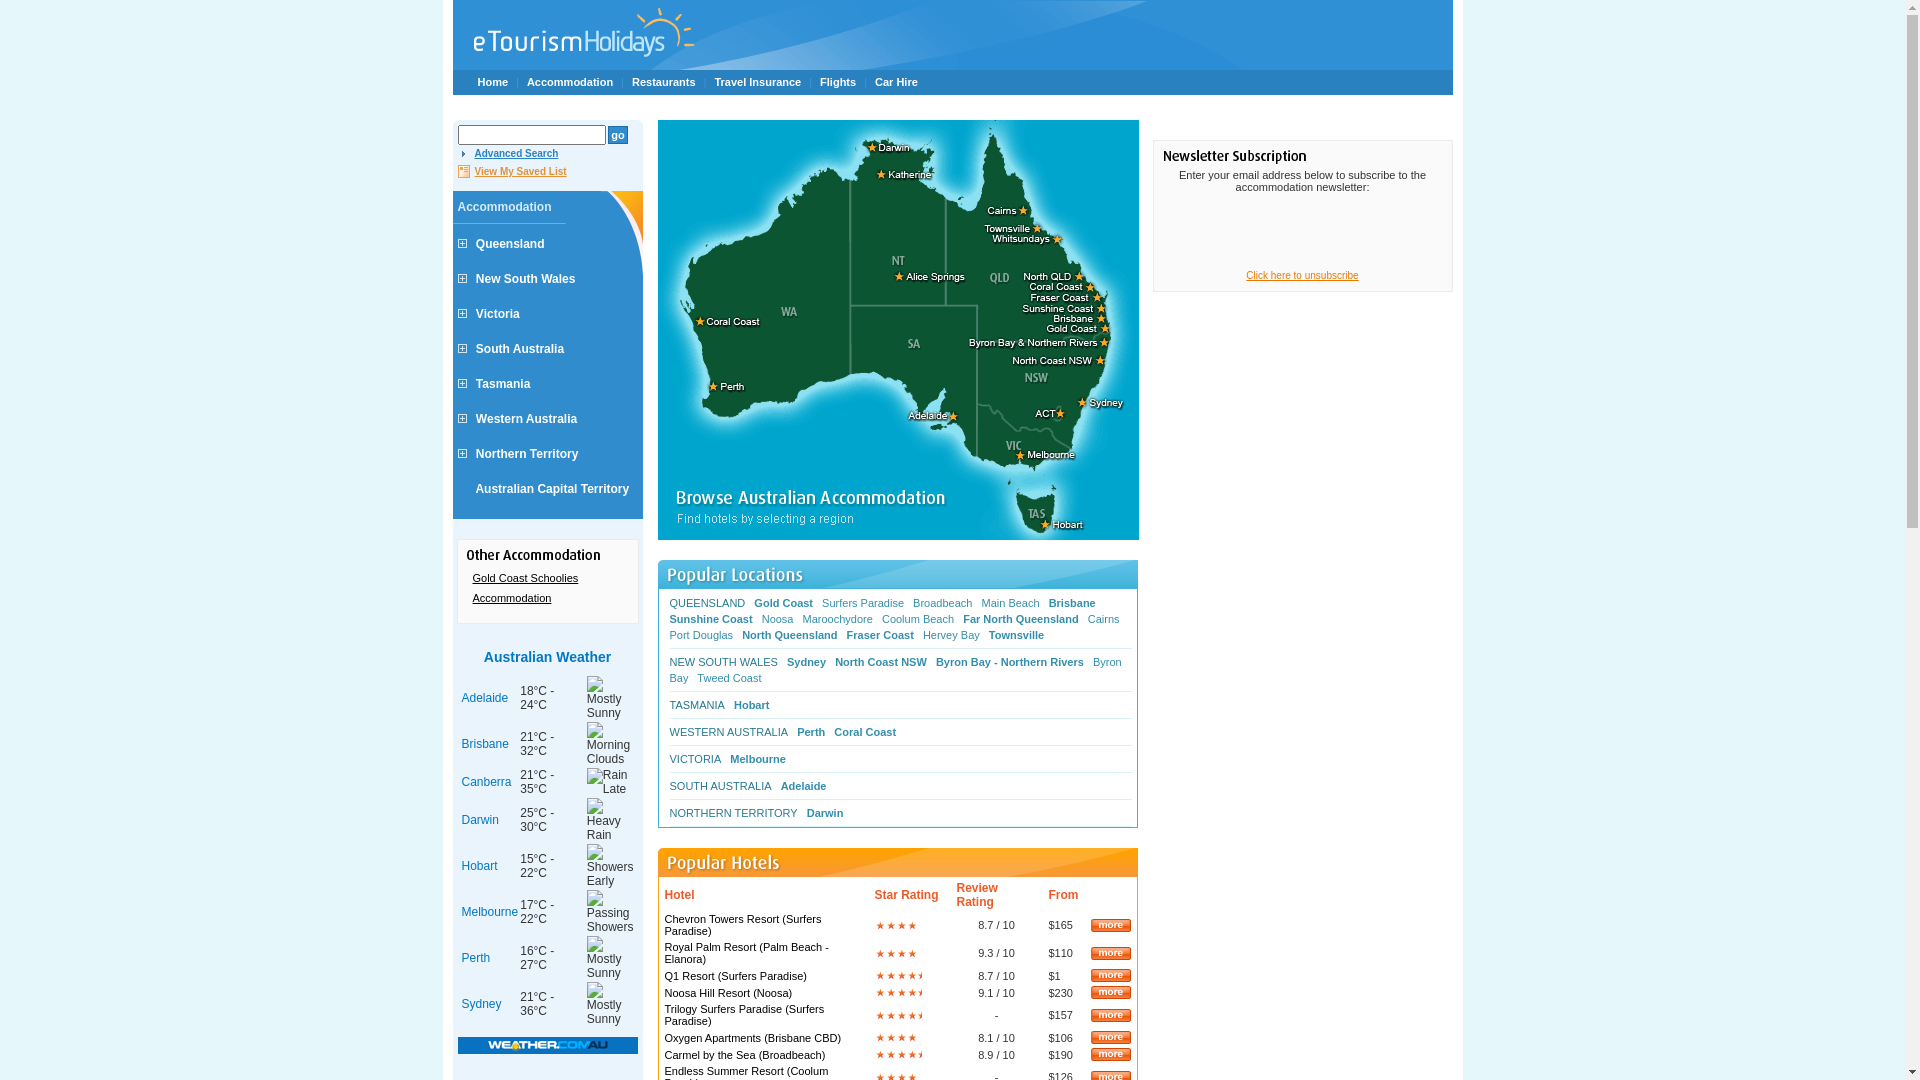  Describe the element at coordinates (1048, 601) in the screenshot. I see `'Brisbane'` at that location.